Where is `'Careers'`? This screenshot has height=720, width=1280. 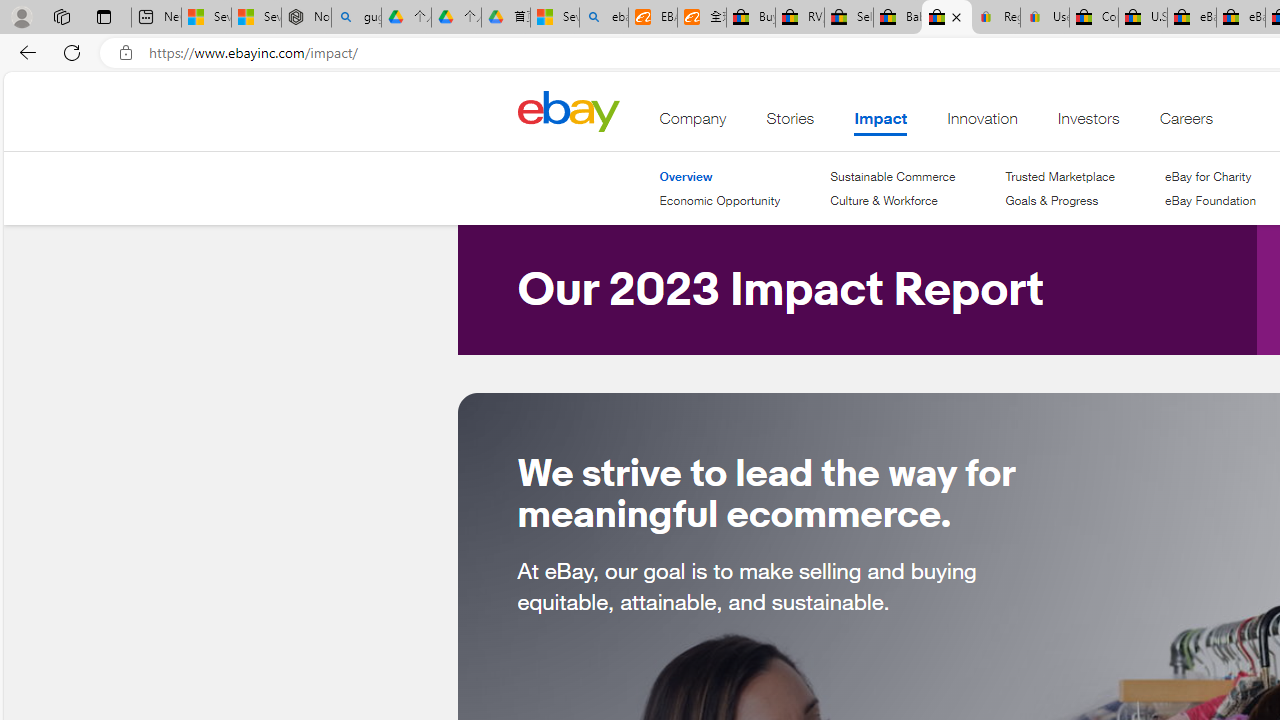
'Careers' is located at coordinates (1185, 123).